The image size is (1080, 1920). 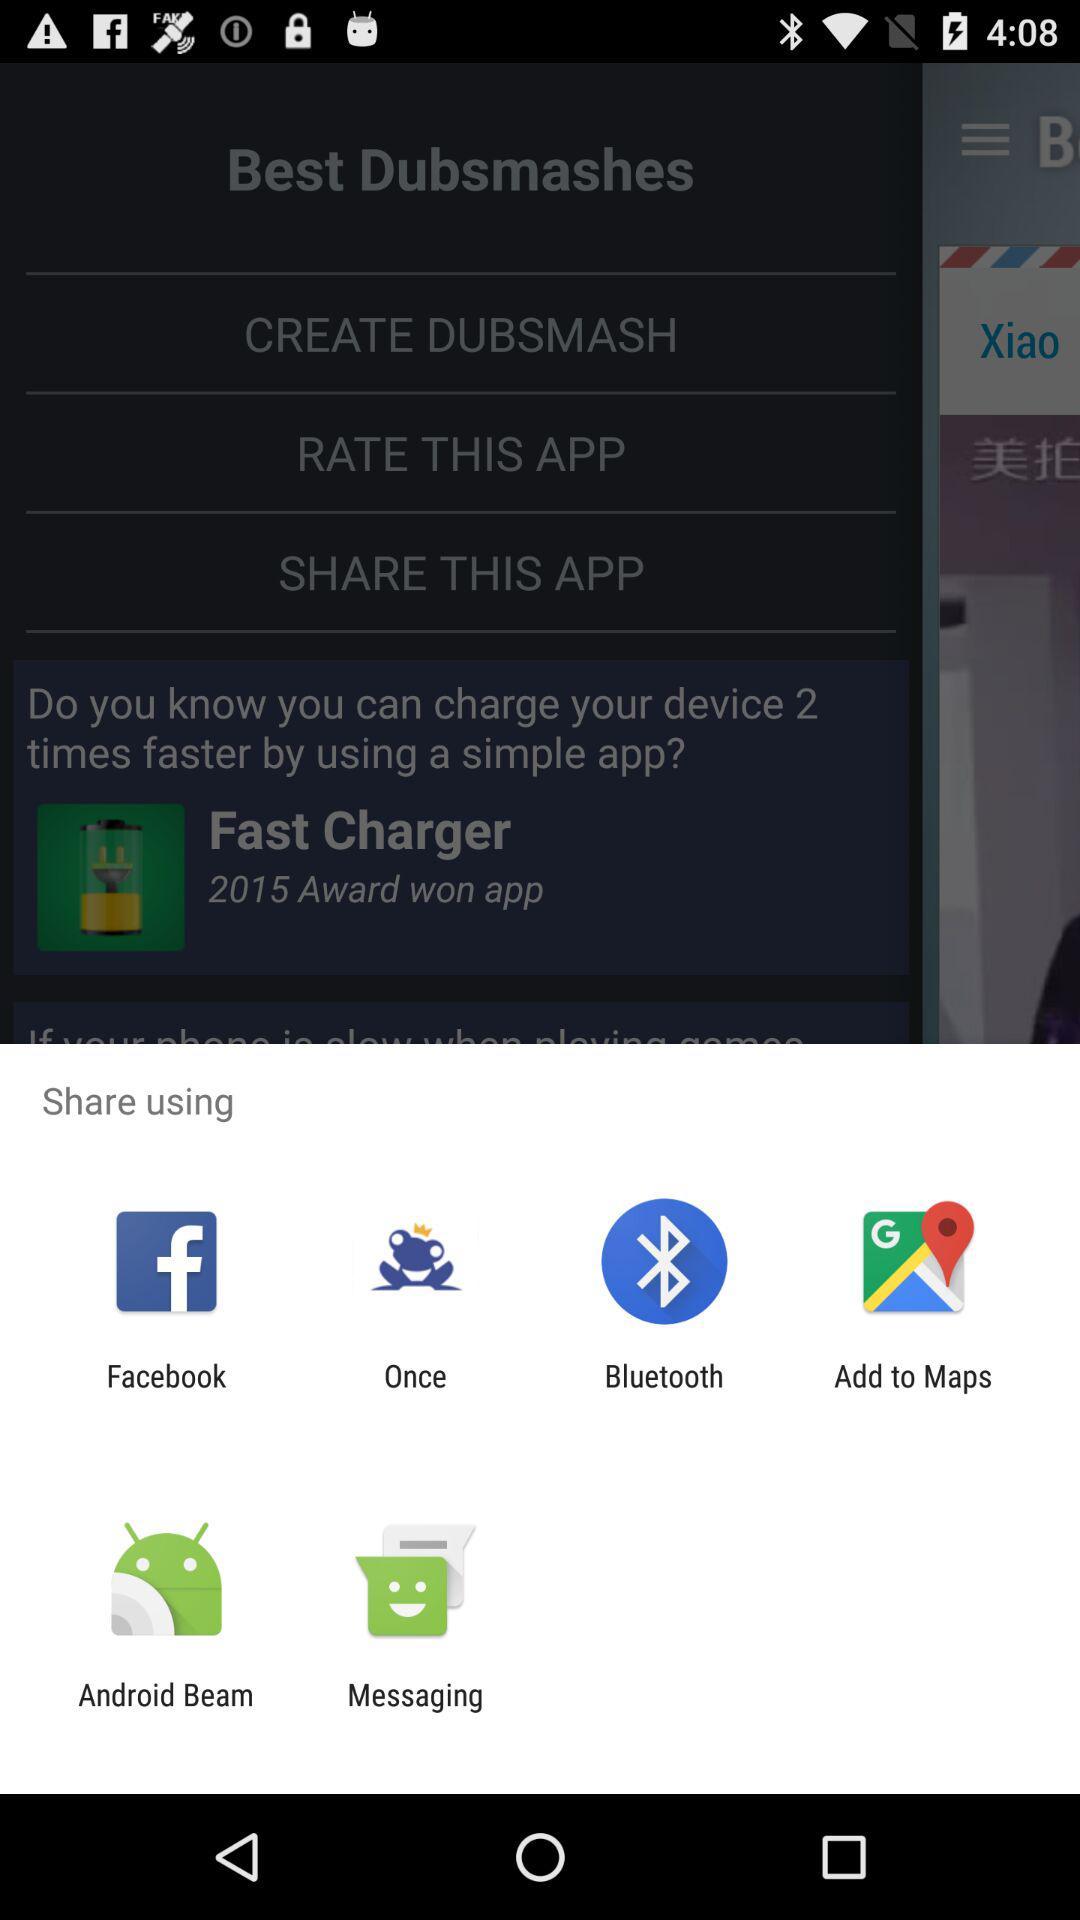 I want to click on the icon next to the bluetooth icon, so click(x=913, y=1392).